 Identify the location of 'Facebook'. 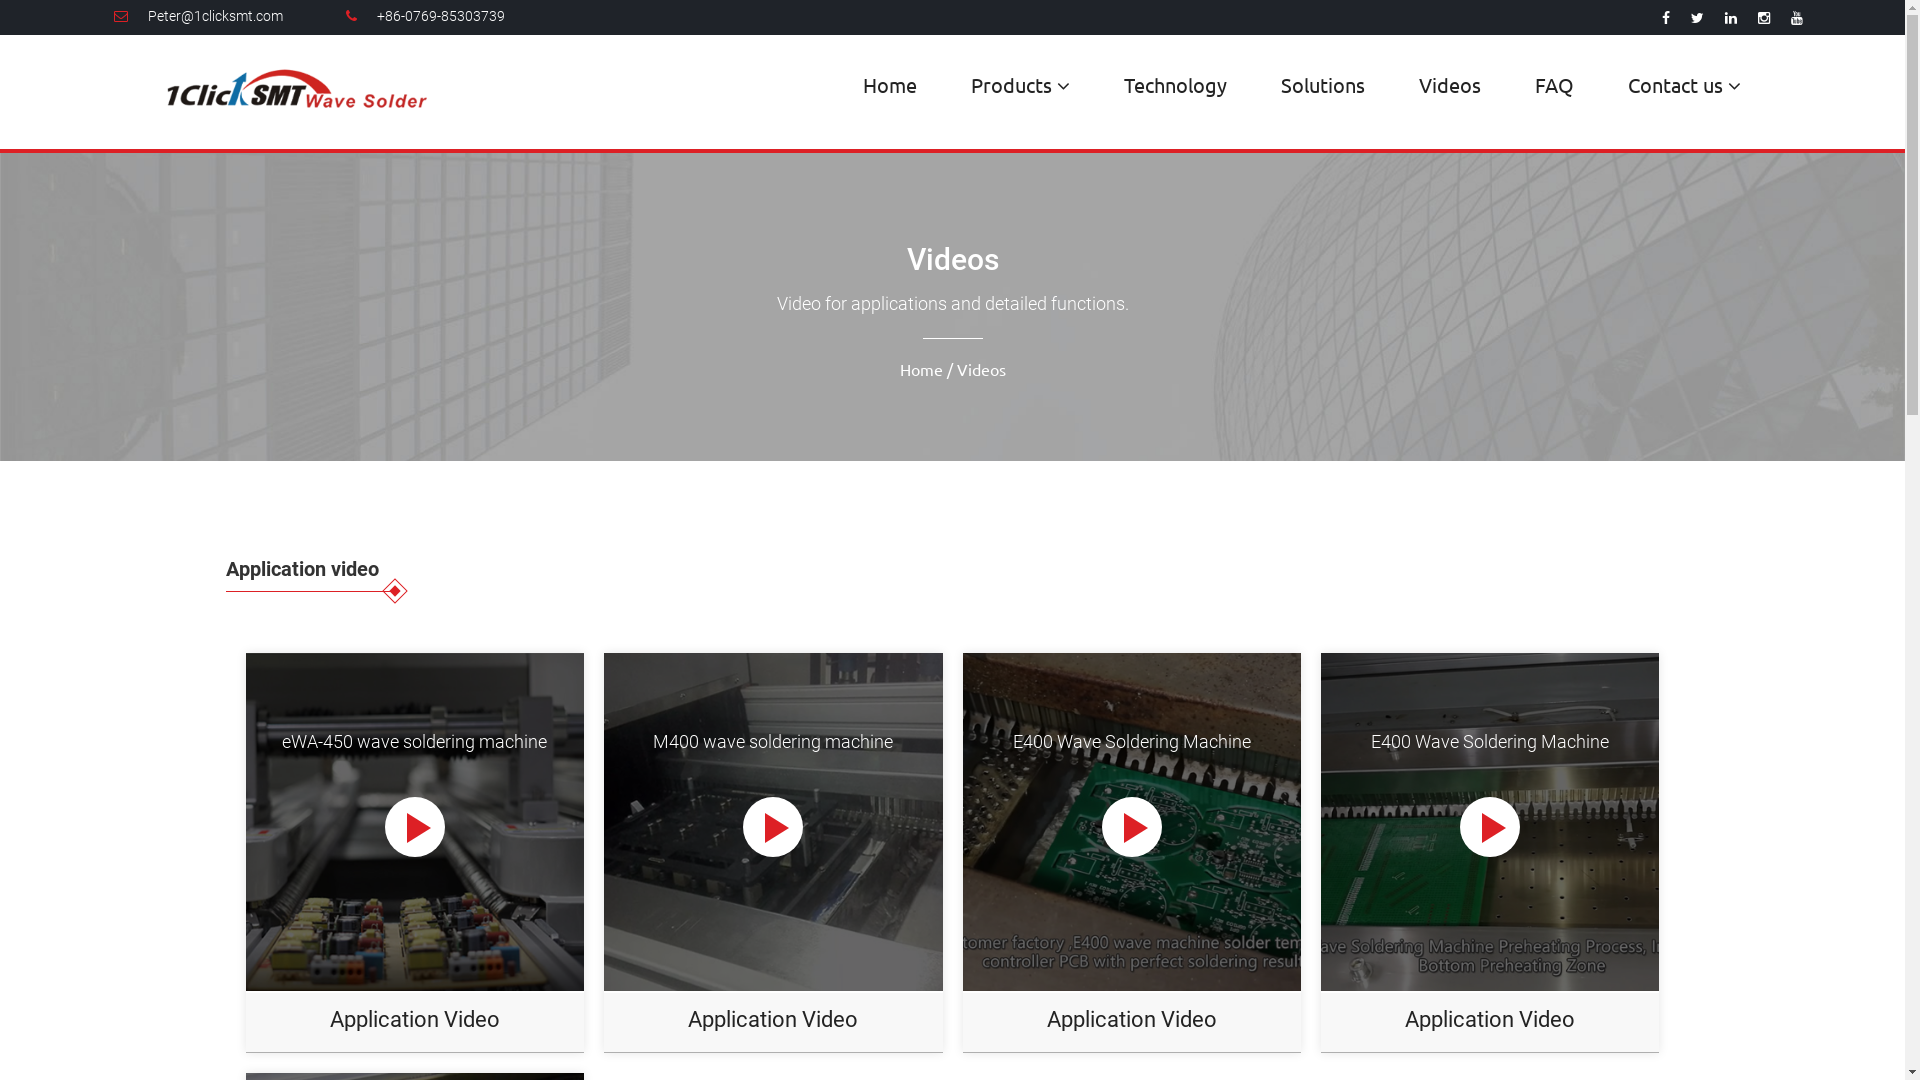
(1665, 18).